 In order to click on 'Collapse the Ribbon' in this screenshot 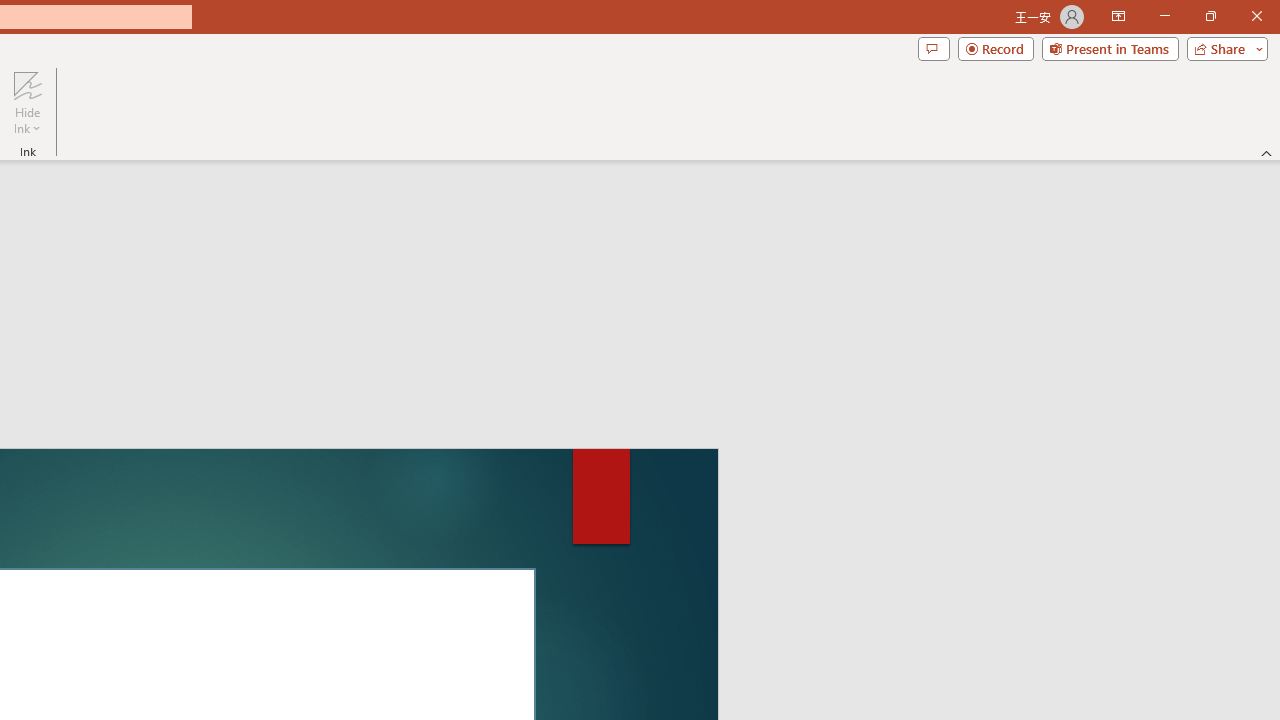, I will do `click(1266, 152)`.